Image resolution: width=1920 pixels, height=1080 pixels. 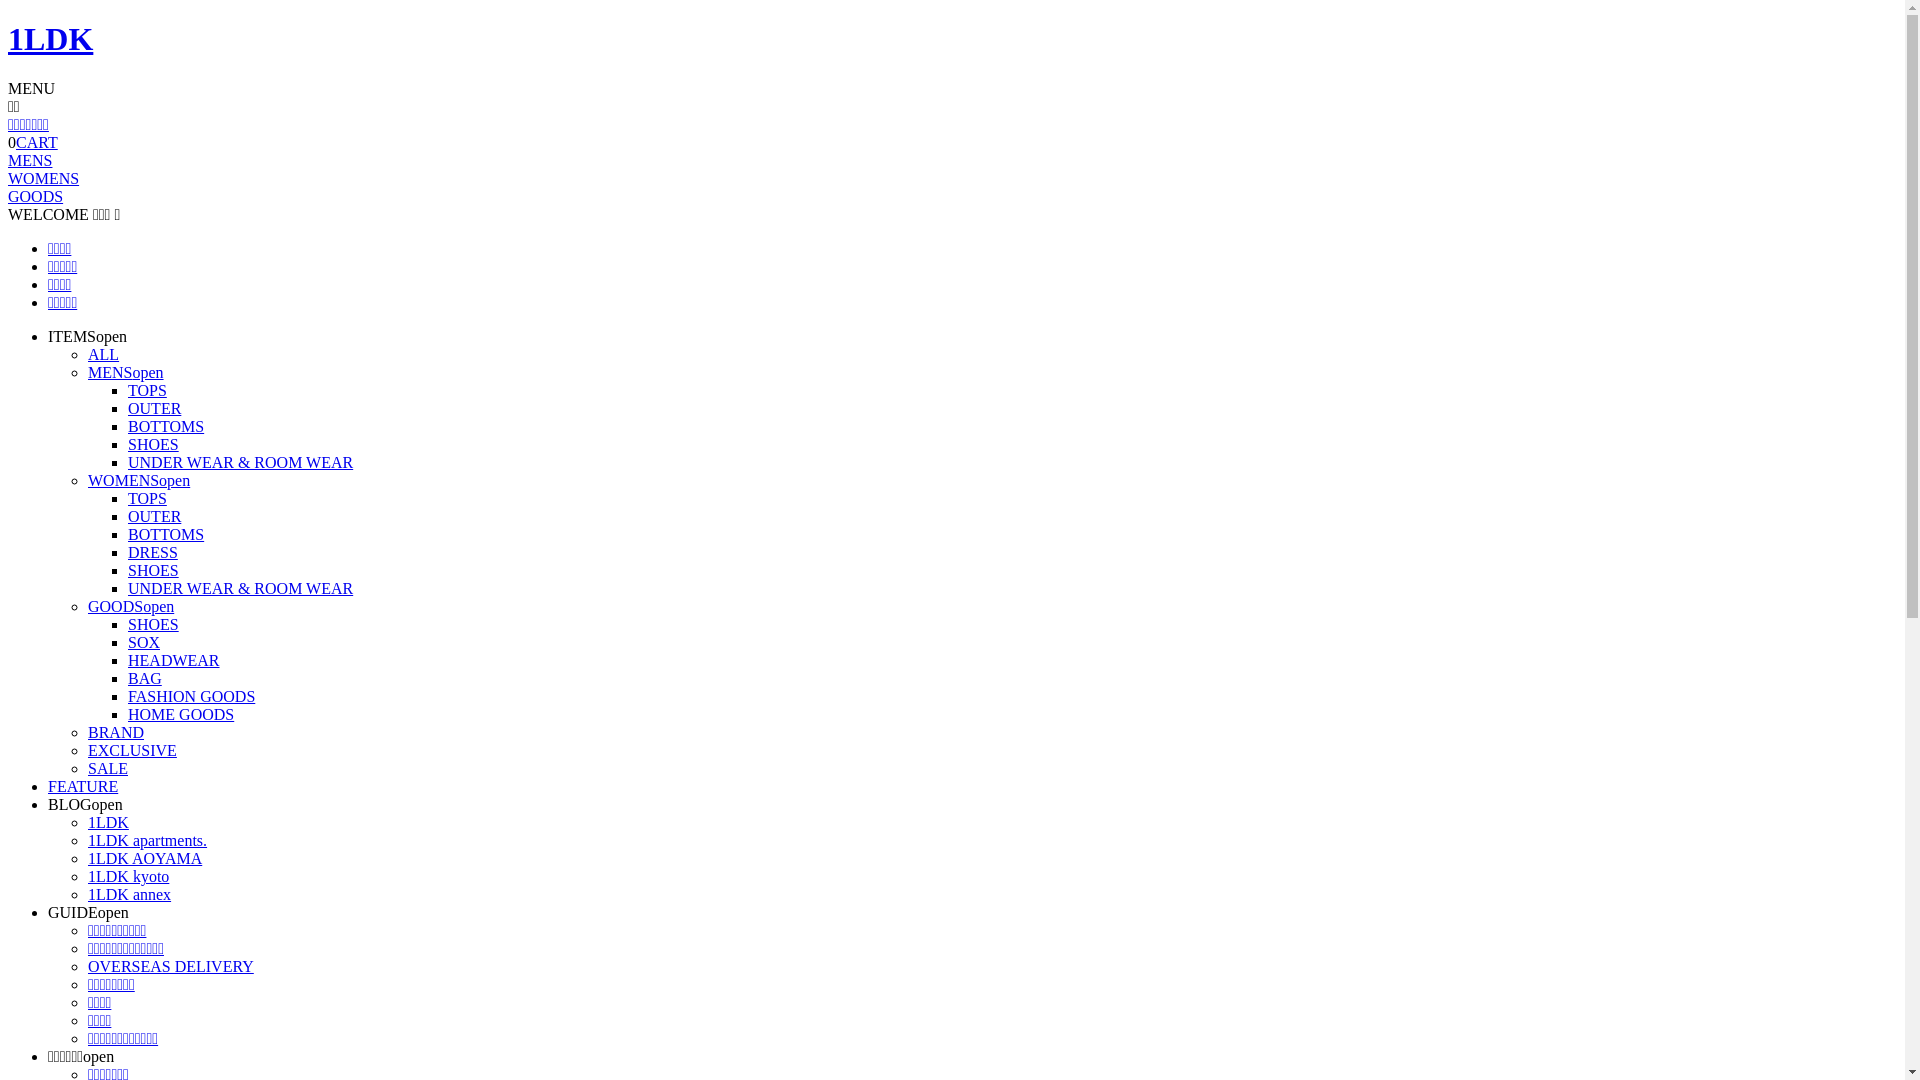 What do you see at coordinates (50, 38) in the screenshot?
I see `'1LDK'` at bounding box center [50, 38].